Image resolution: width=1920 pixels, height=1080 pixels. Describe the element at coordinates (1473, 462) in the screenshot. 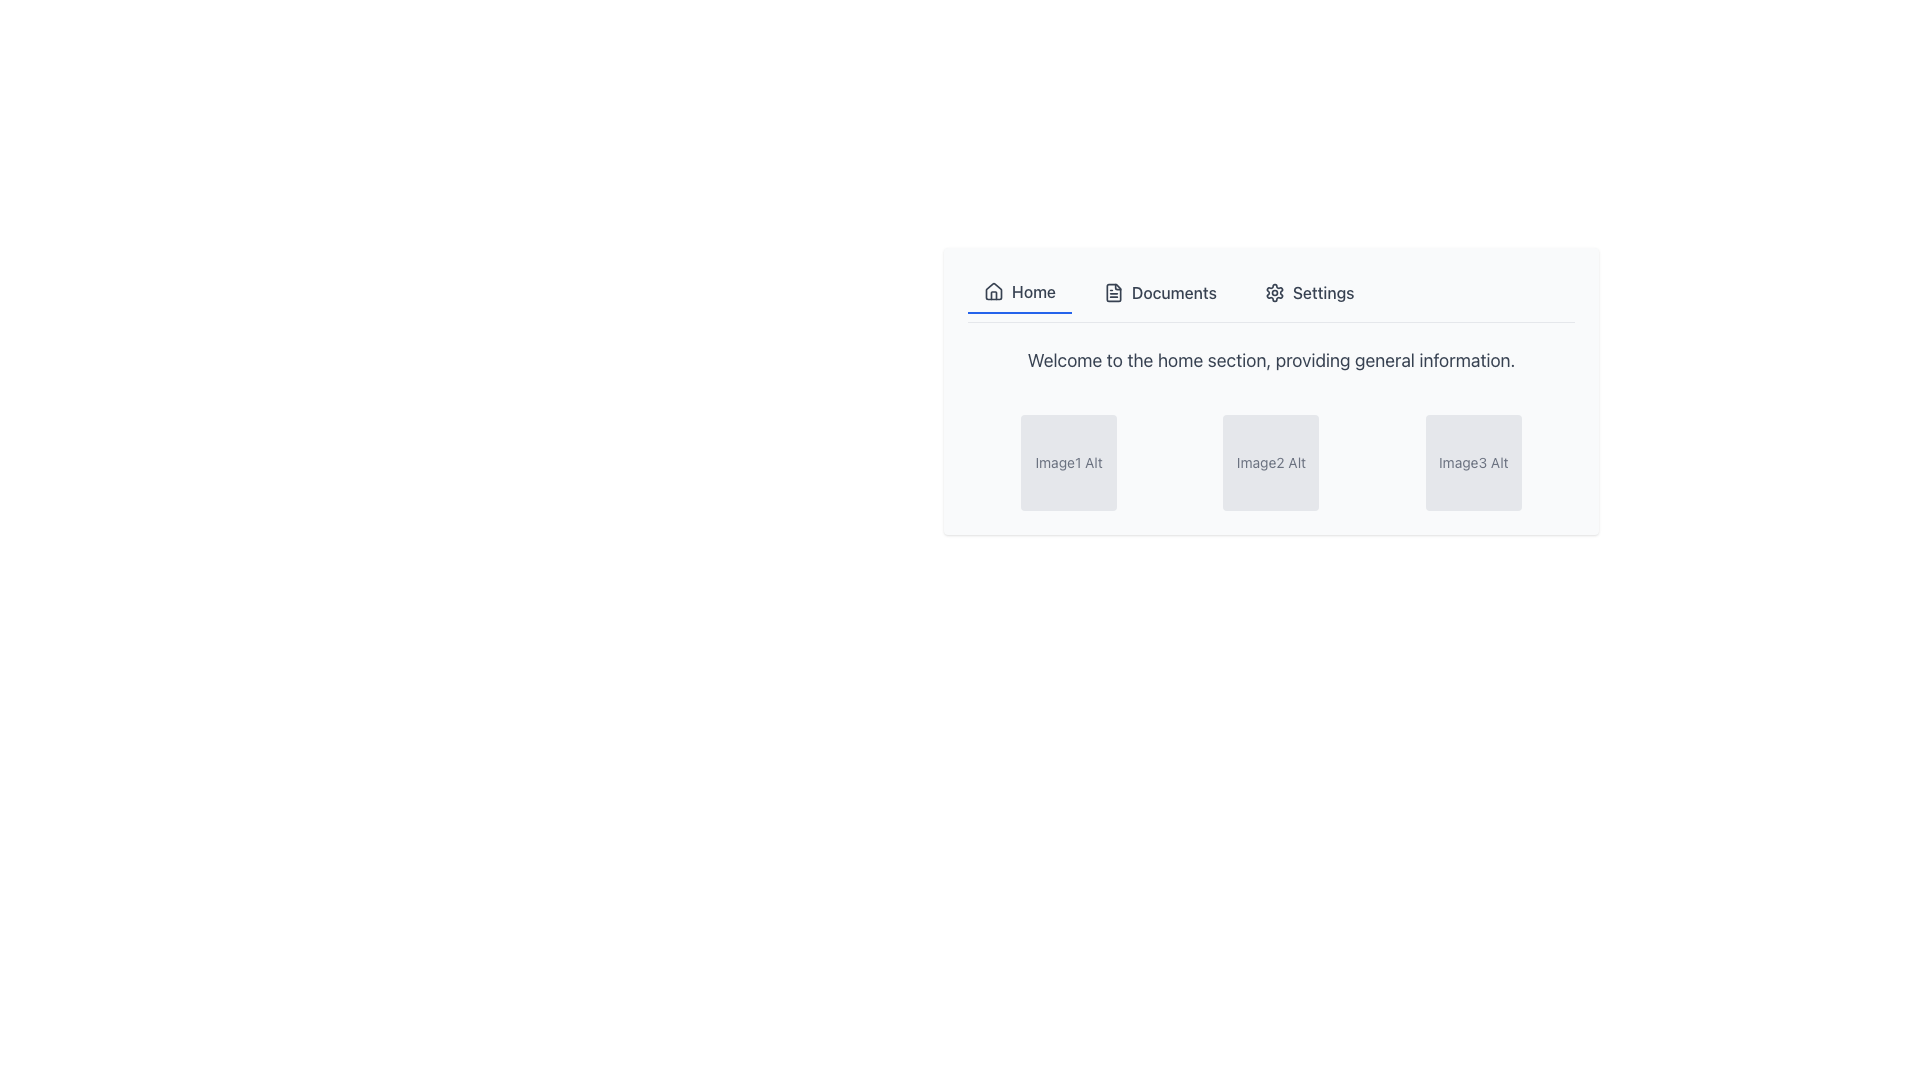

I see `text from the third placeholder labeled 'Image3 Alt', which represents an image or media content in the interface` at that location.